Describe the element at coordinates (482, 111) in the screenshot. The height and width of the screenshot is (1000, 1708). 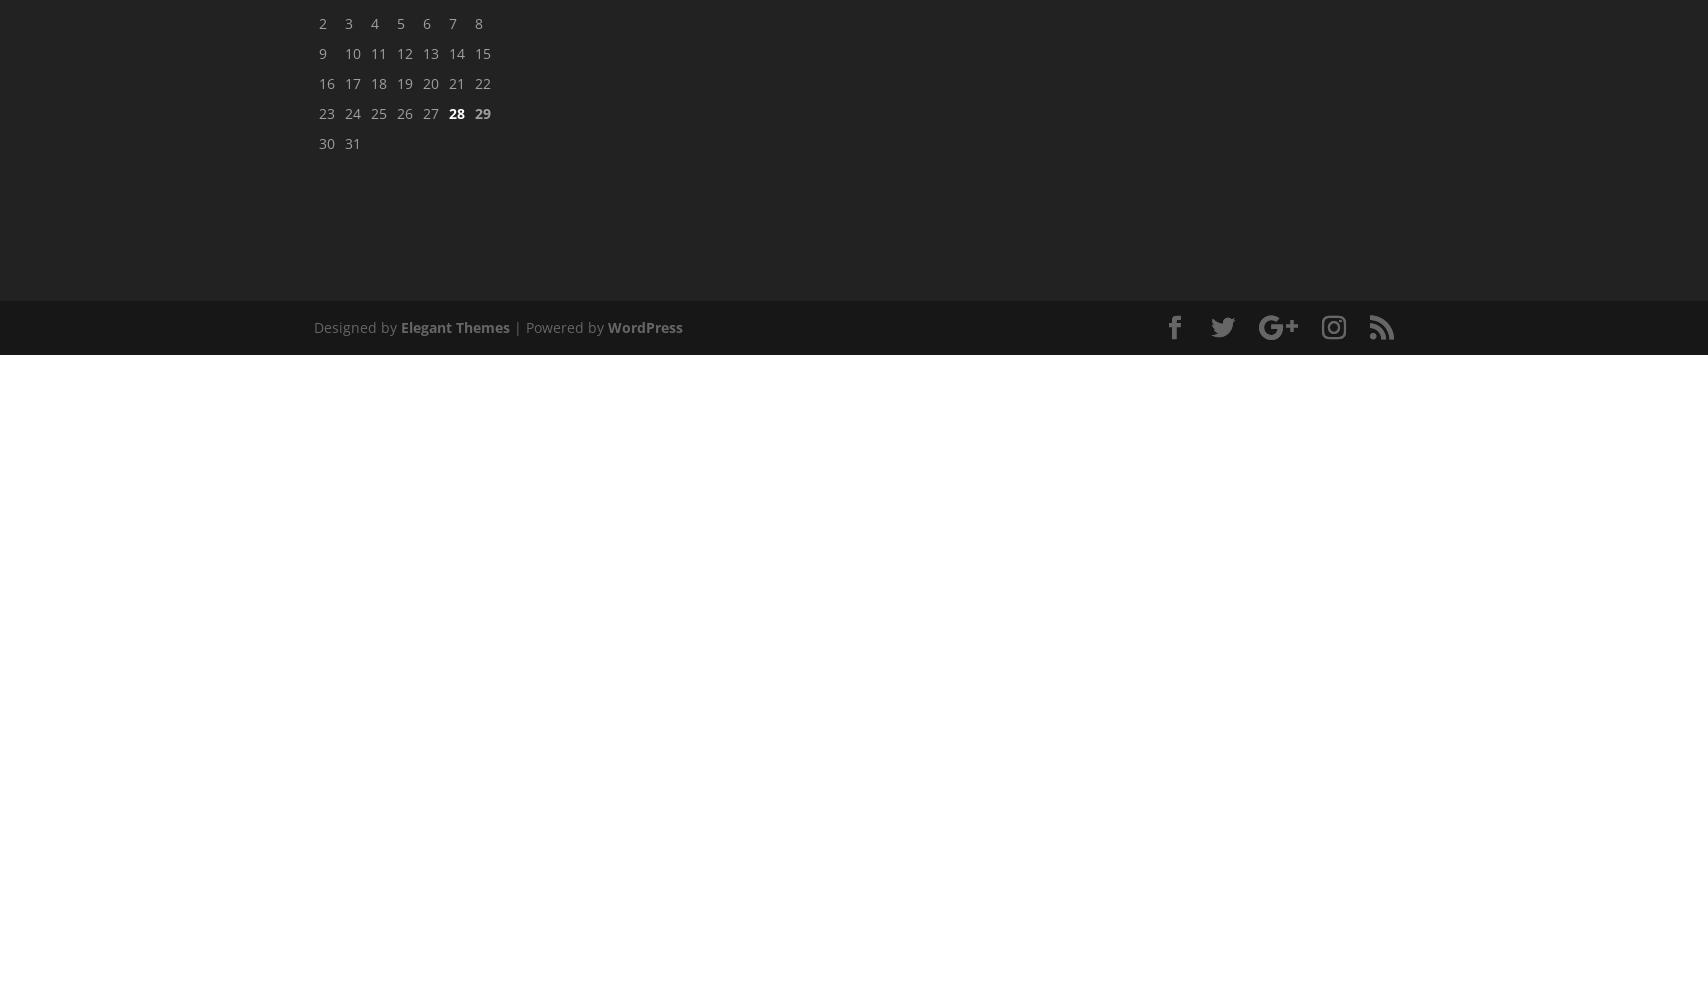
I see `'29'` at that location.